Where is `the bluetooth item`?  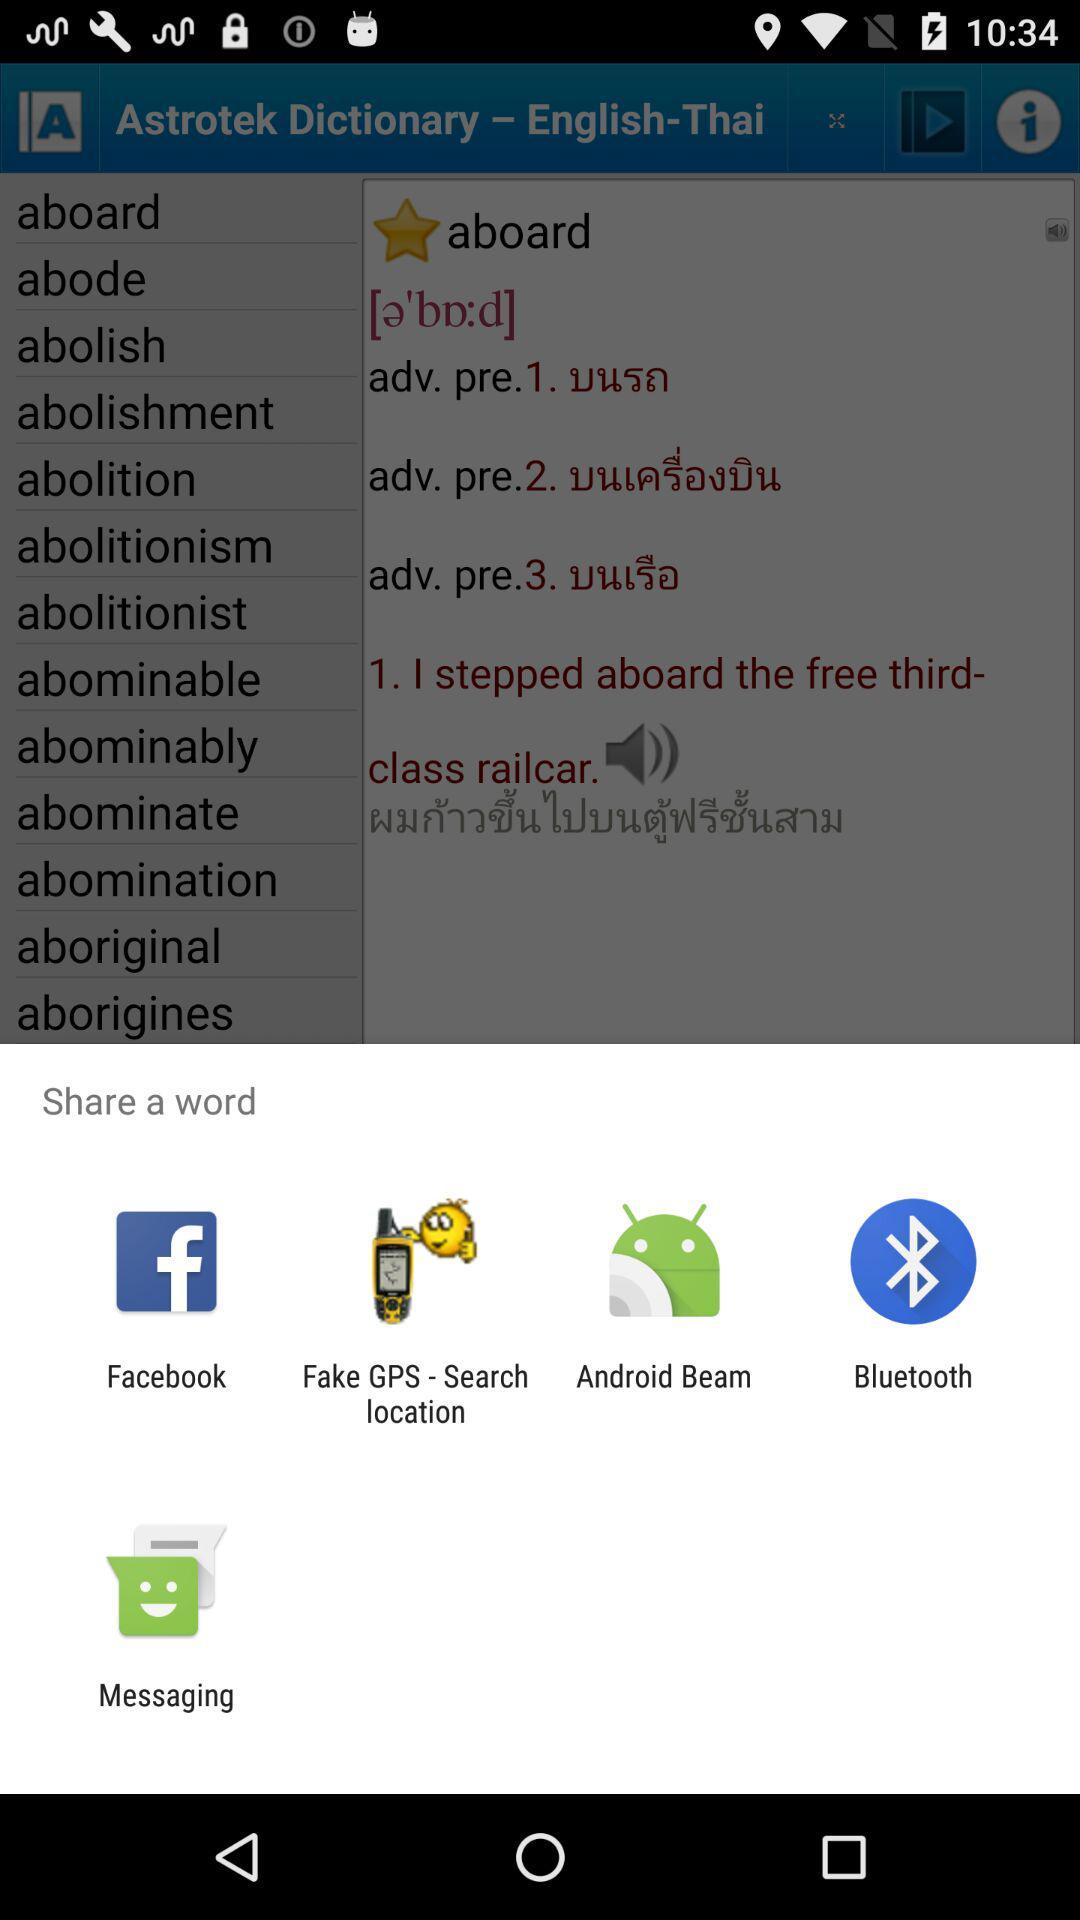
the bluetooth item is located at coordinates (913, 1392).